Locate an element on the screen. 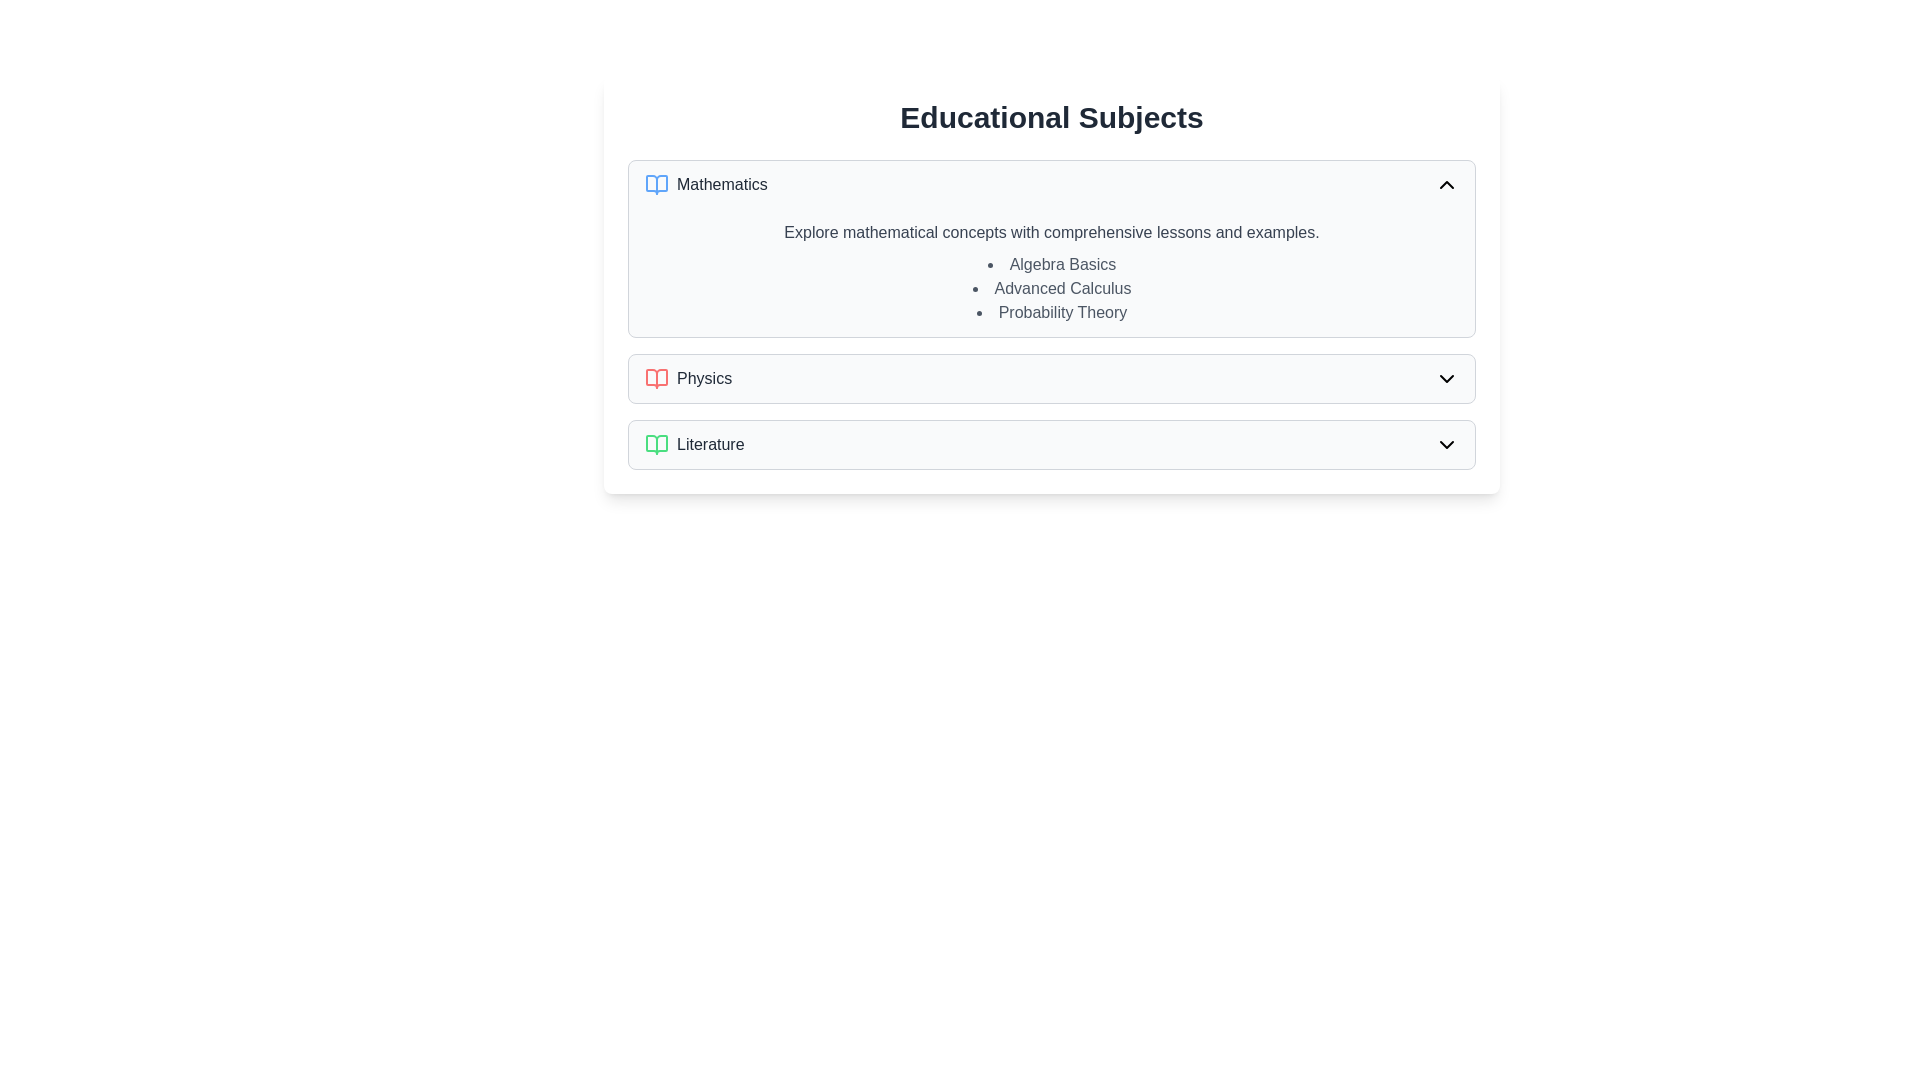 The height and width of the screenshot is (1080, 1920). the 'Mathematics' category label located in the top-left corner of the categories list, which includes a downward chevron icon on the right is located at coordinates (706, 185).